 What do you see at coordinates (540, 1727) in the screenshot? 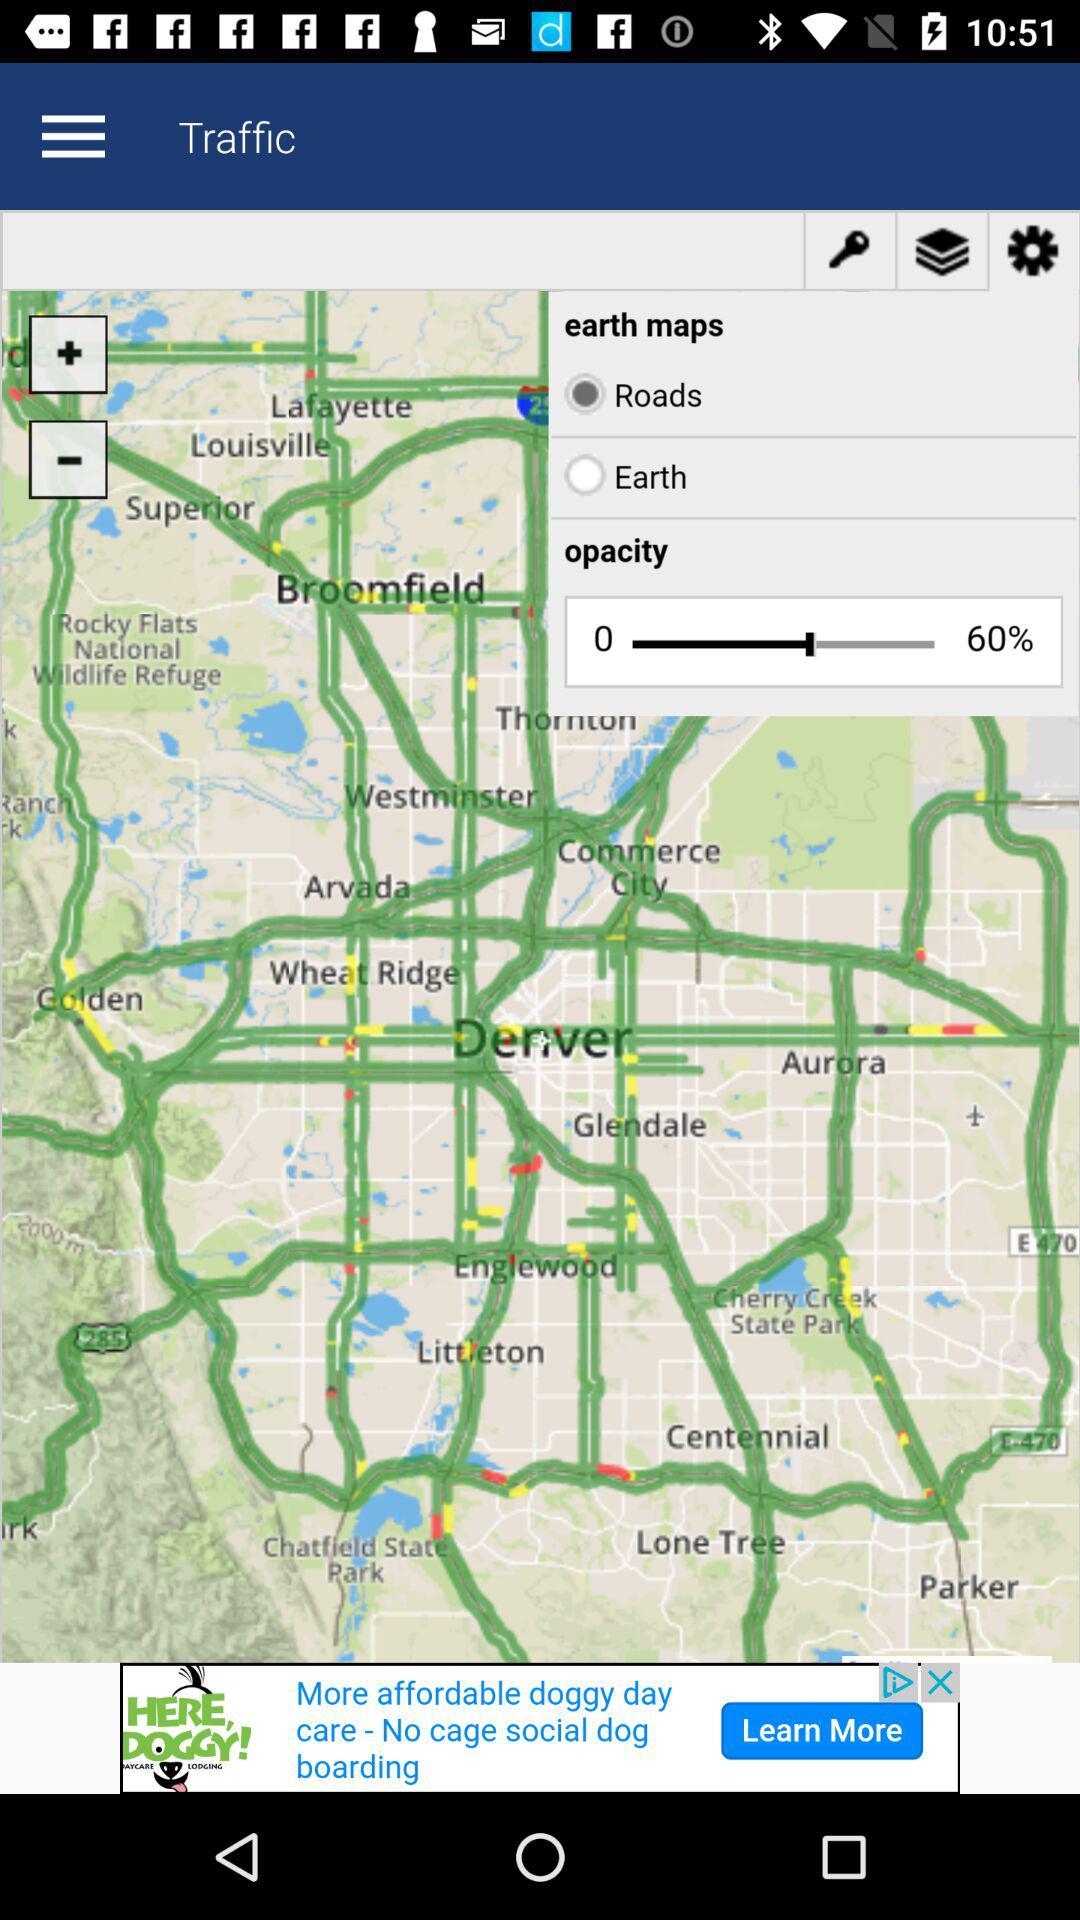
I see `advertisement` at bounding box center [540, 1727].